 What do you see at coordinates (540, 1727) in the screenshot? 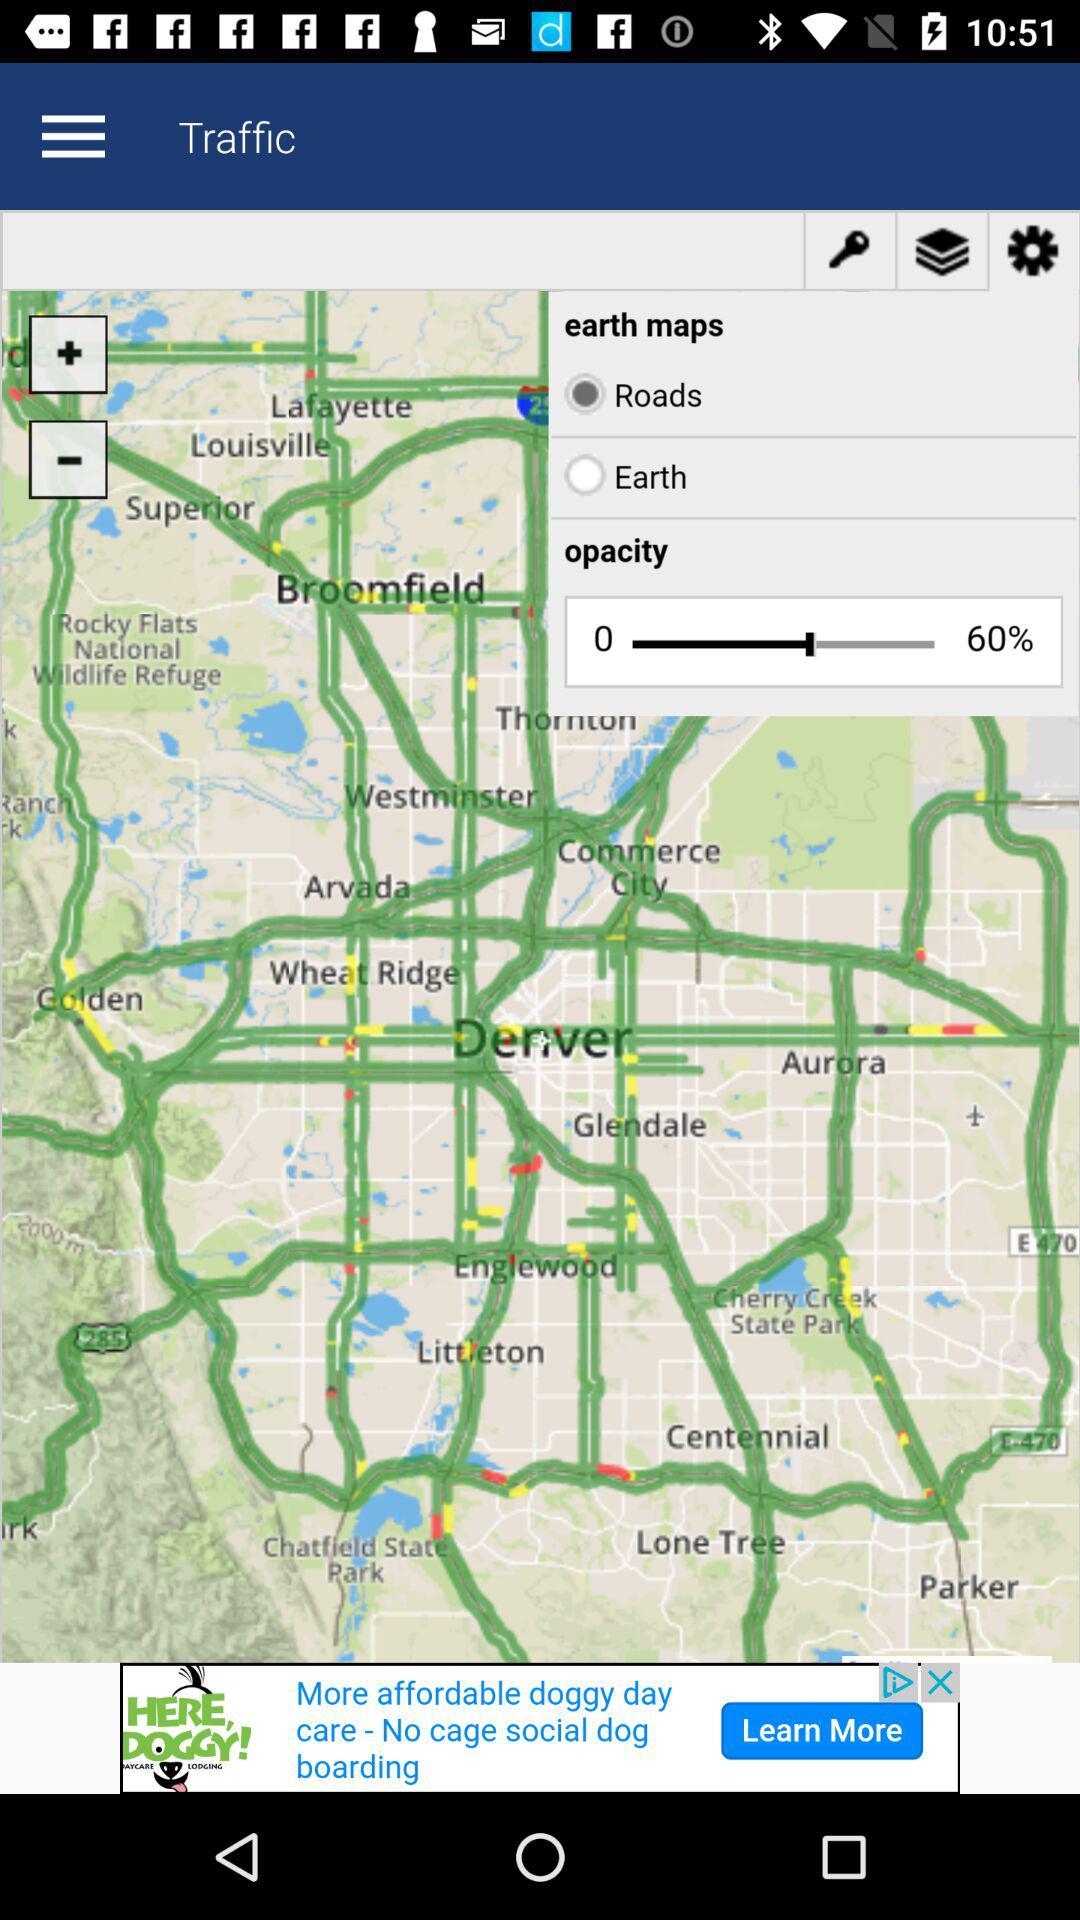
I see `advertisement` at bounding box center [540, 1727].